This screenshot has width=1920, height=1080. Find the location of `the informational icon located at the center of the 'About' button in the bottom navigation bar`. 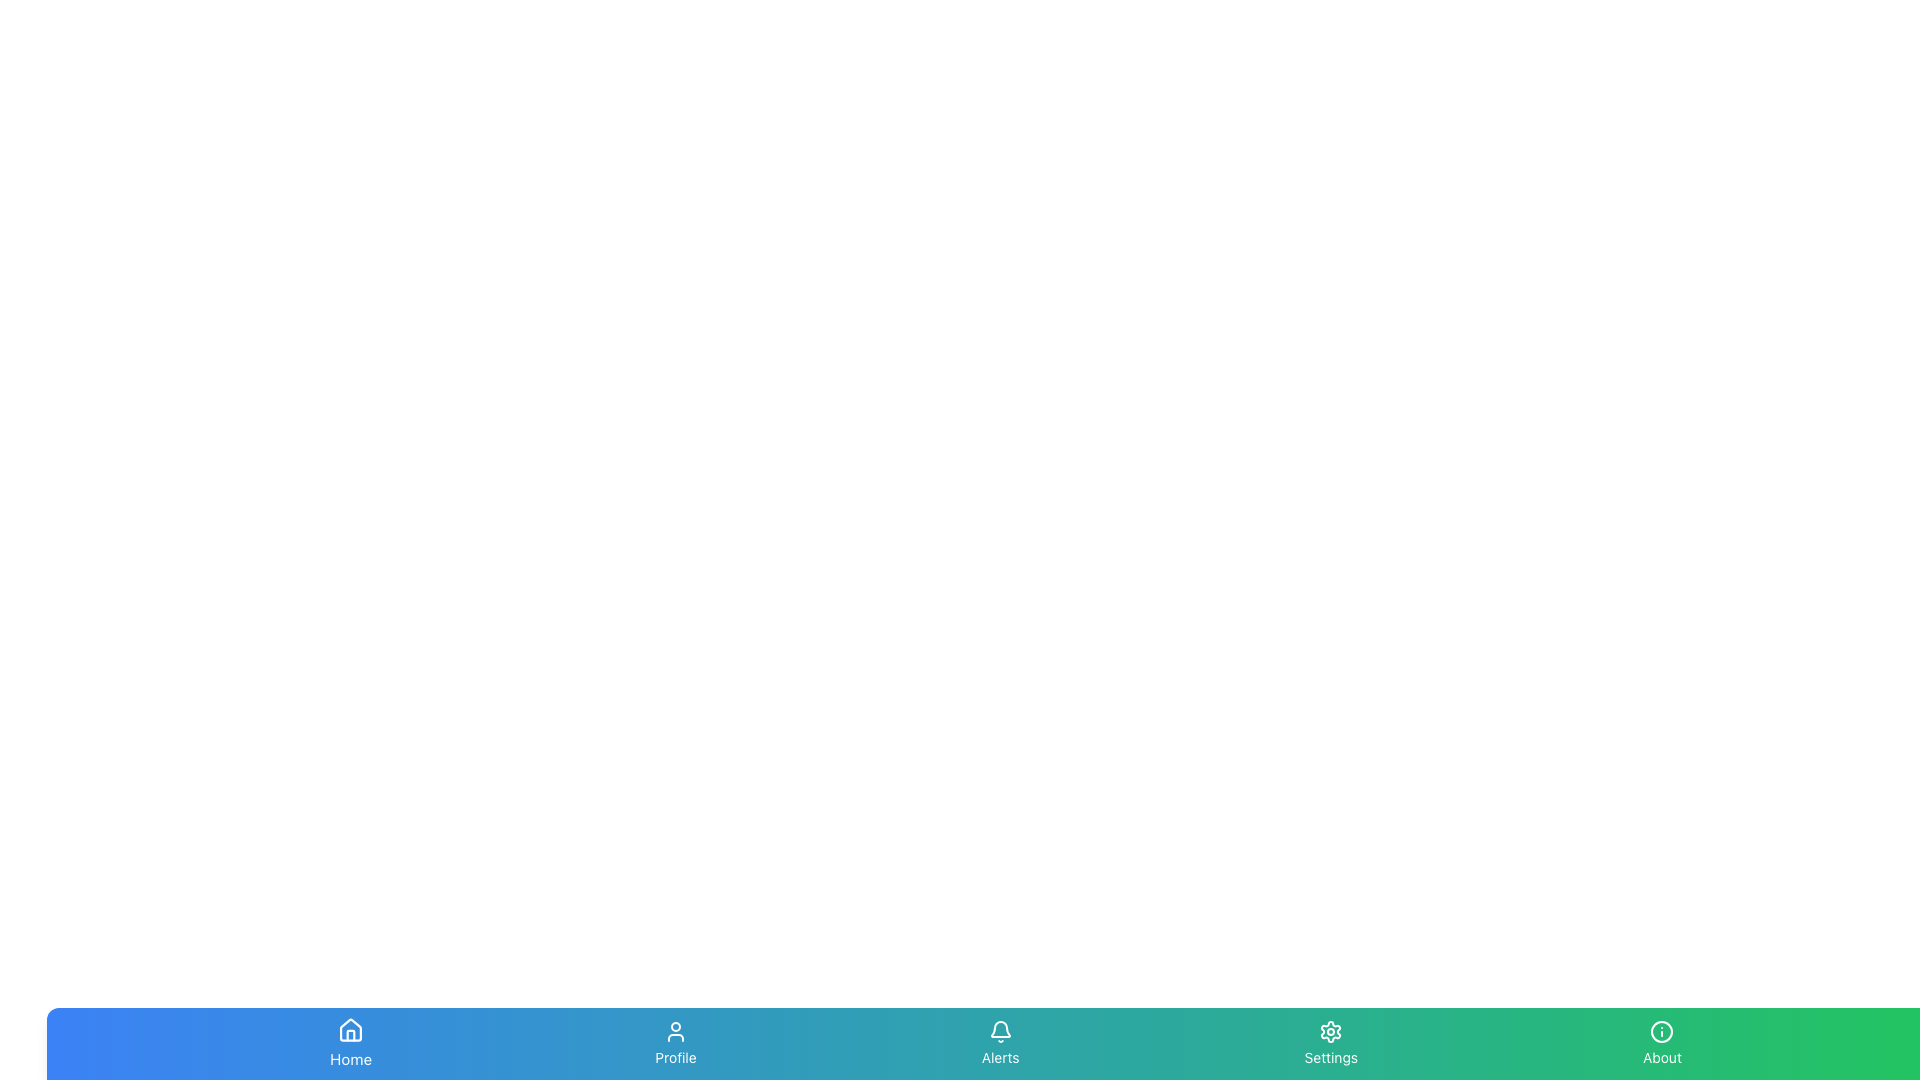

the informational icon located at the center of the 'About' button in the bottom navigation bar is located at coordinates (1662, 1032).